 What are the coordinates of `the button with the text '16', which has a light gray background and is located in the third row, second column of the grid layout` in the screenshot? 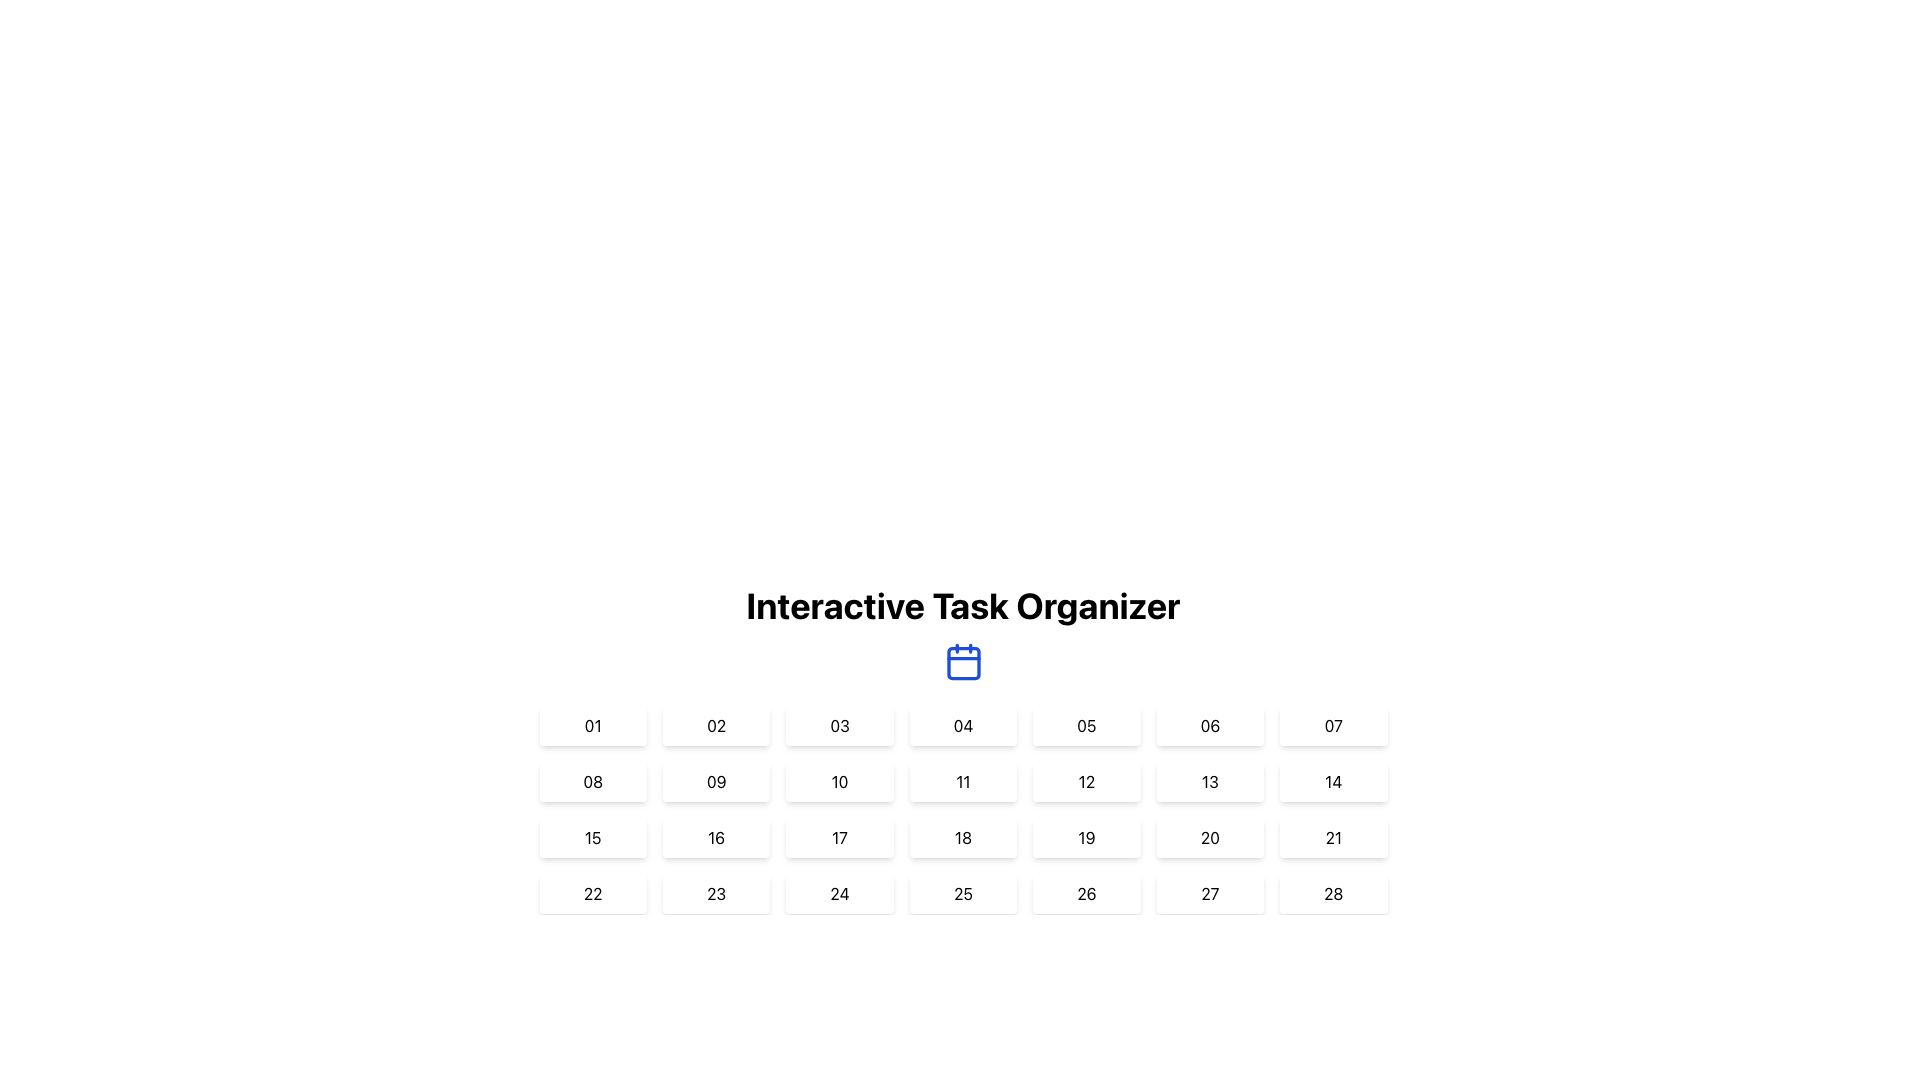 It's located at (715, 837).